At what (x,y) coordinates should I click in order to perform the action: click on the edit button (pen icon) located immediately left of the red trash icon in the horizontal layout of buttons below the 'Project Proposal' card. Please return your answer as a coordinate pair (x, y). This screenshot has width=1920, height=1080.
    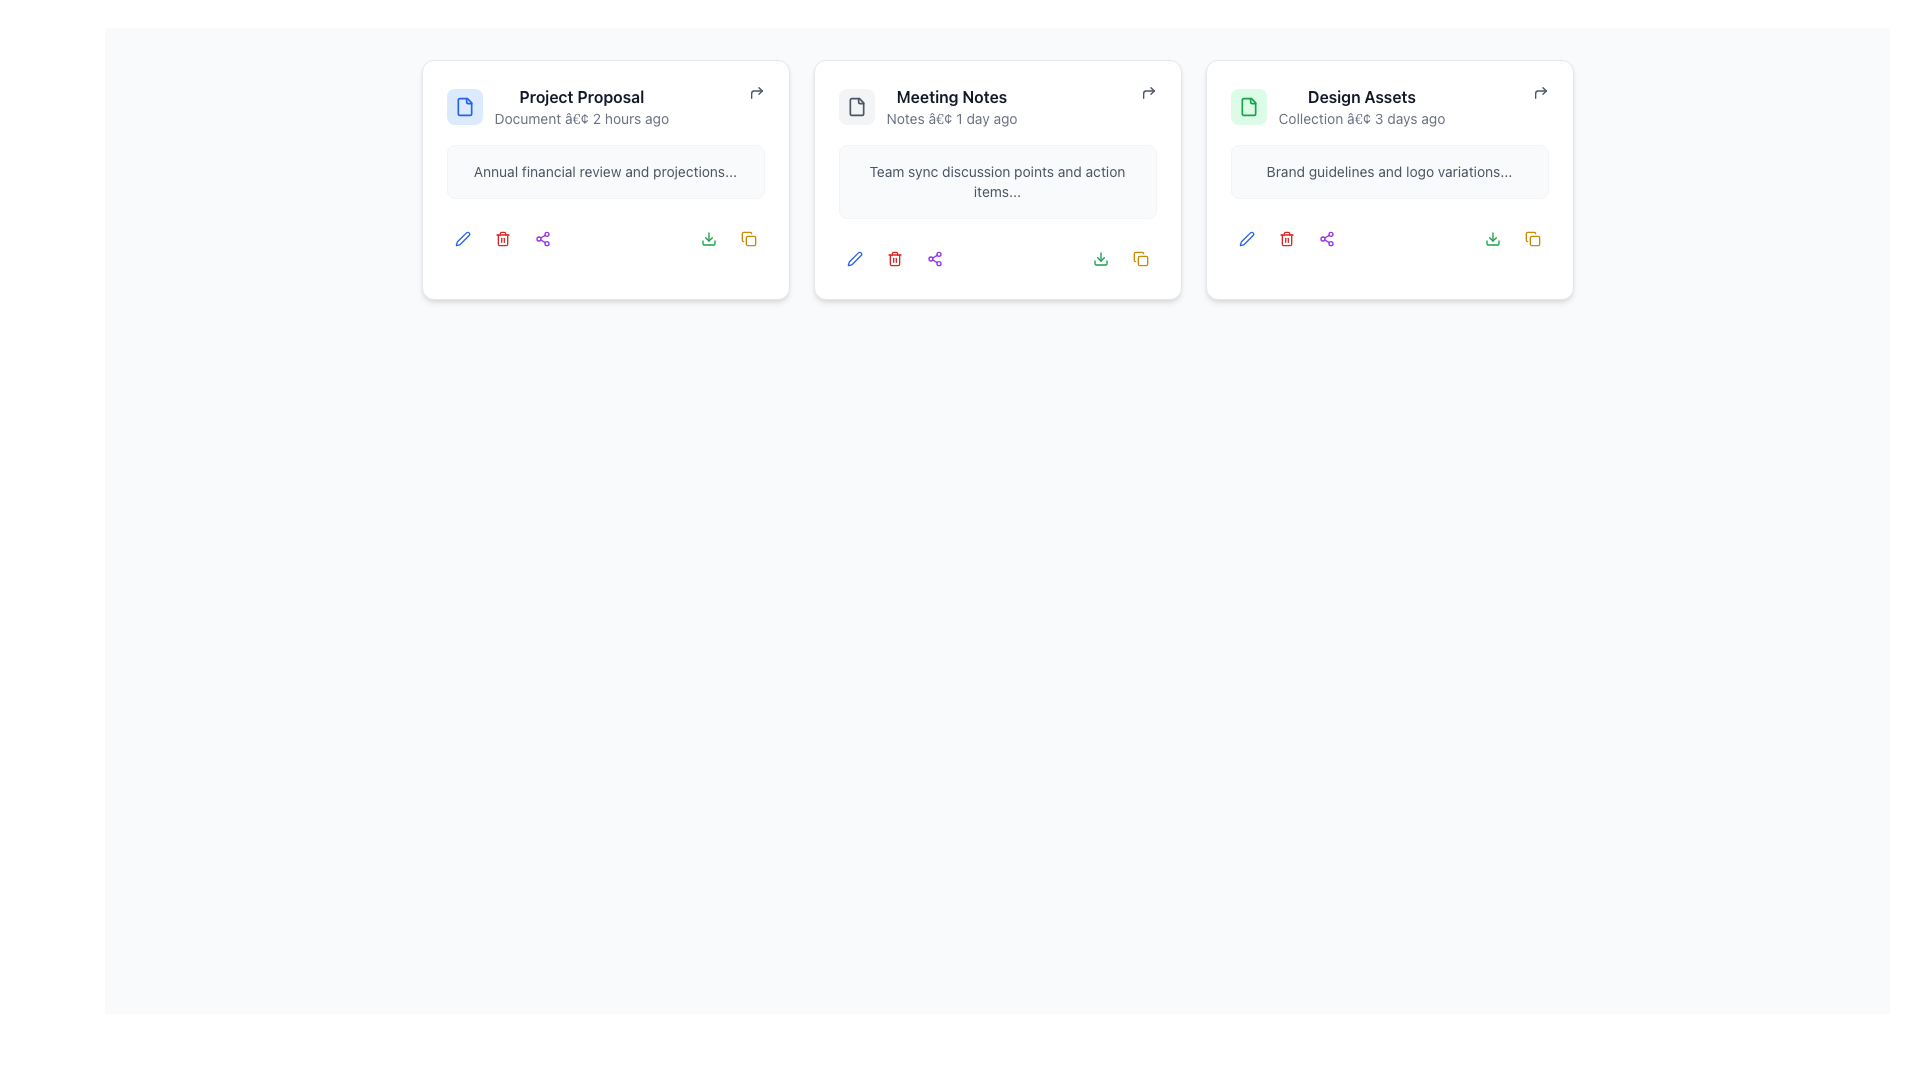
    Looking at the image, I should click on (461, 238).